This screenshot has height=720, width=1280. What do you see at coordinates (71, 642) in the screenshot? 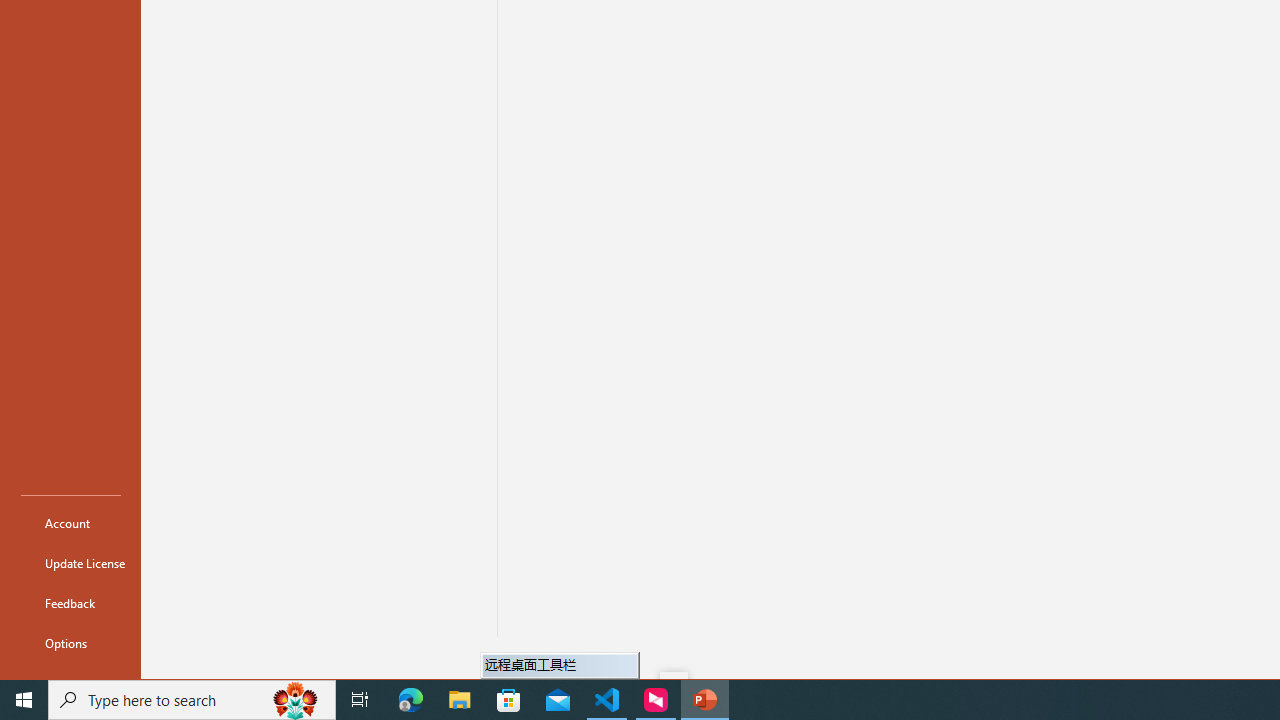
I see `'Options'` at bounding box center [71, 642].